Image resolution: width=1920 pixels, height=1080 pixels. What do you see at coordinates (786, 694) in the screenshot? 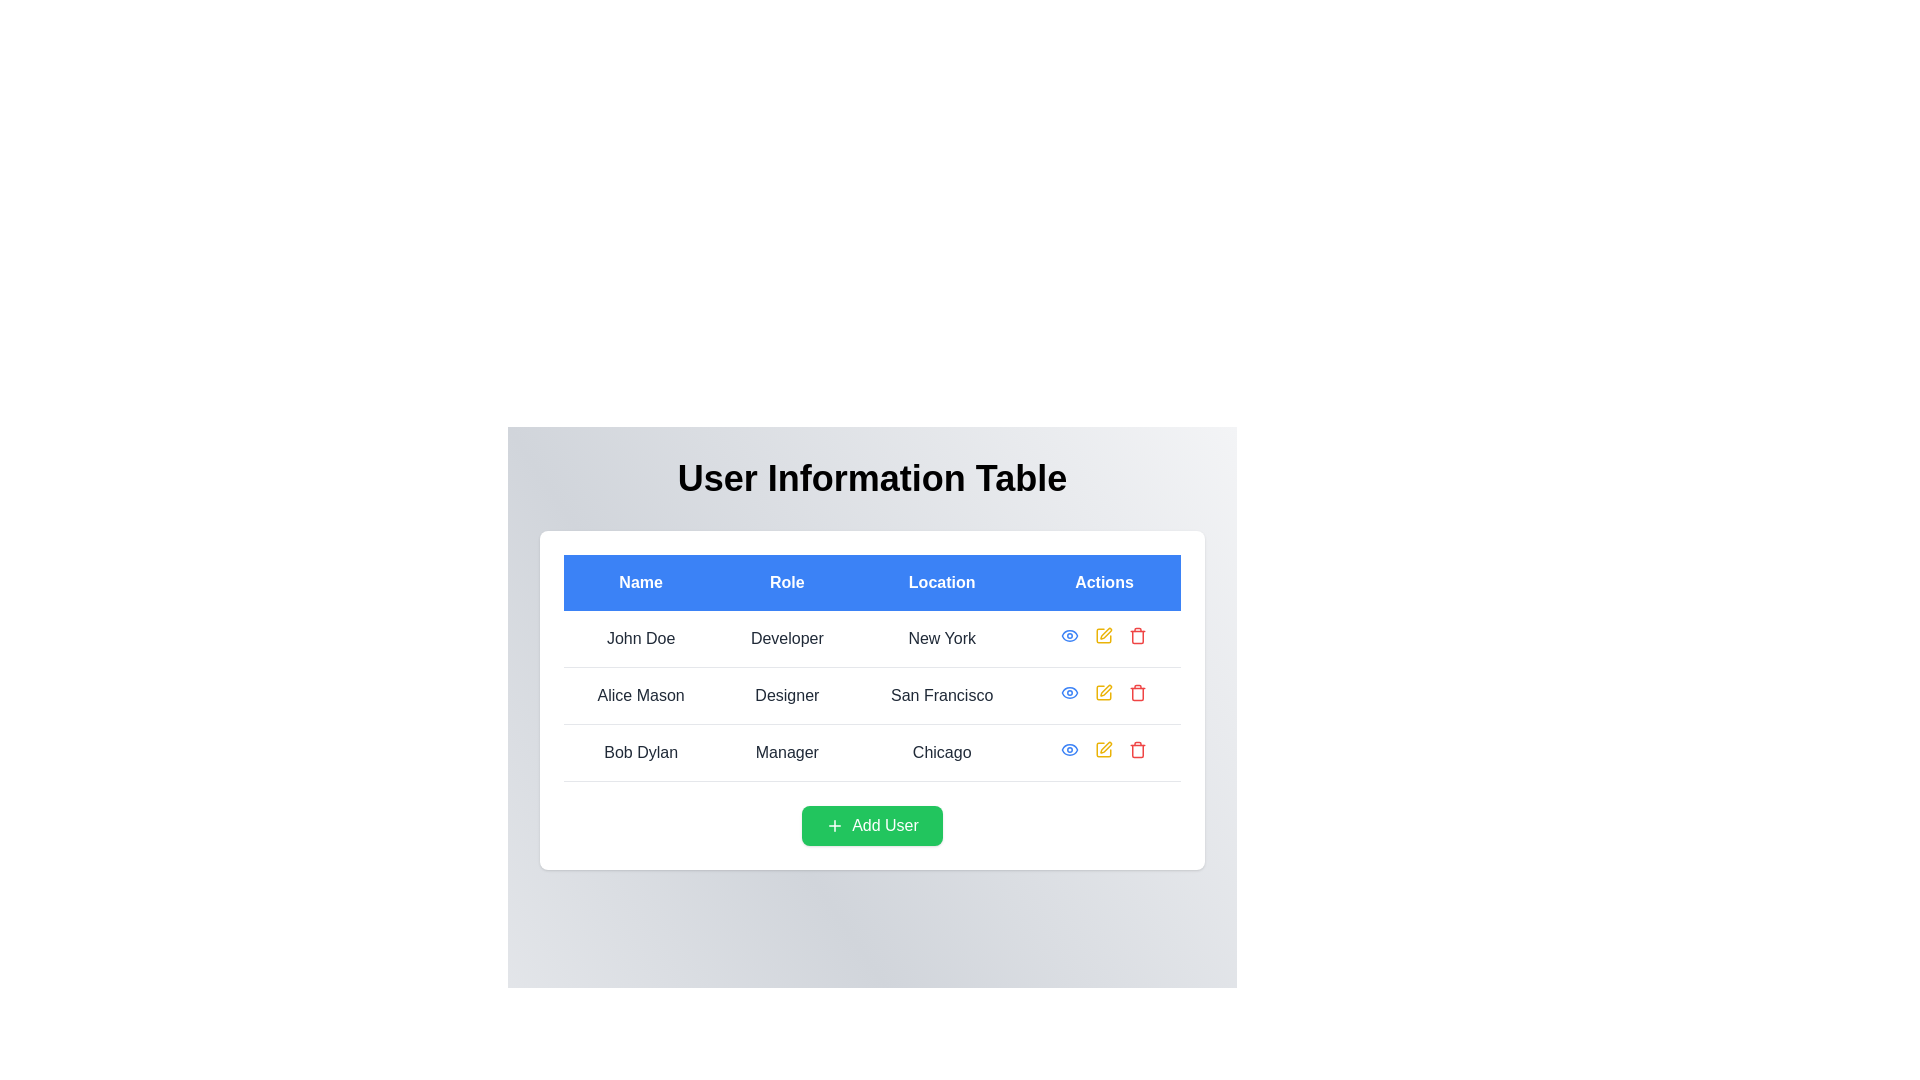
I see `the 'Designer' text label in the Role column of the user information table, which is positioned between 'Alice Mason' and 'San Francisco'` at bounding box center [786, 694].